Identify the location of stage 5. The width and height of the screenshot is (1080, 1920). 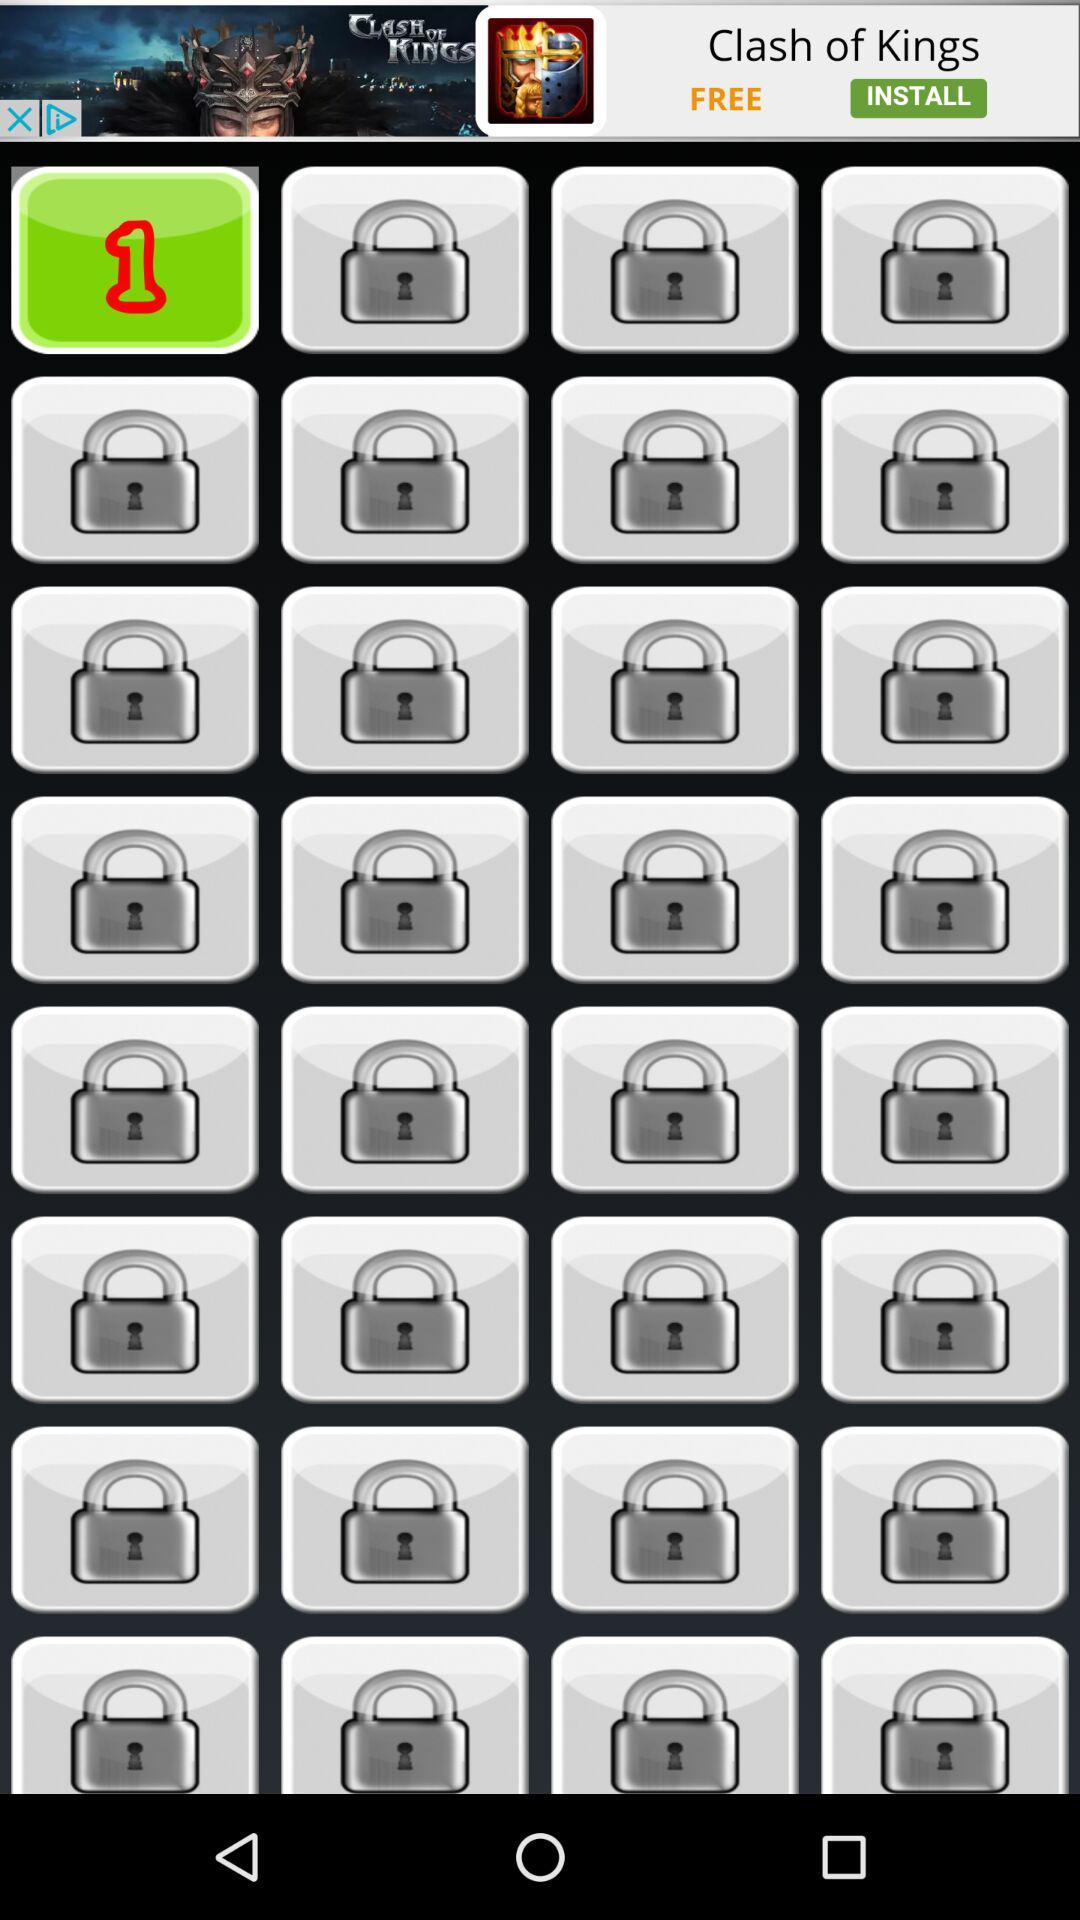
(135, 469).